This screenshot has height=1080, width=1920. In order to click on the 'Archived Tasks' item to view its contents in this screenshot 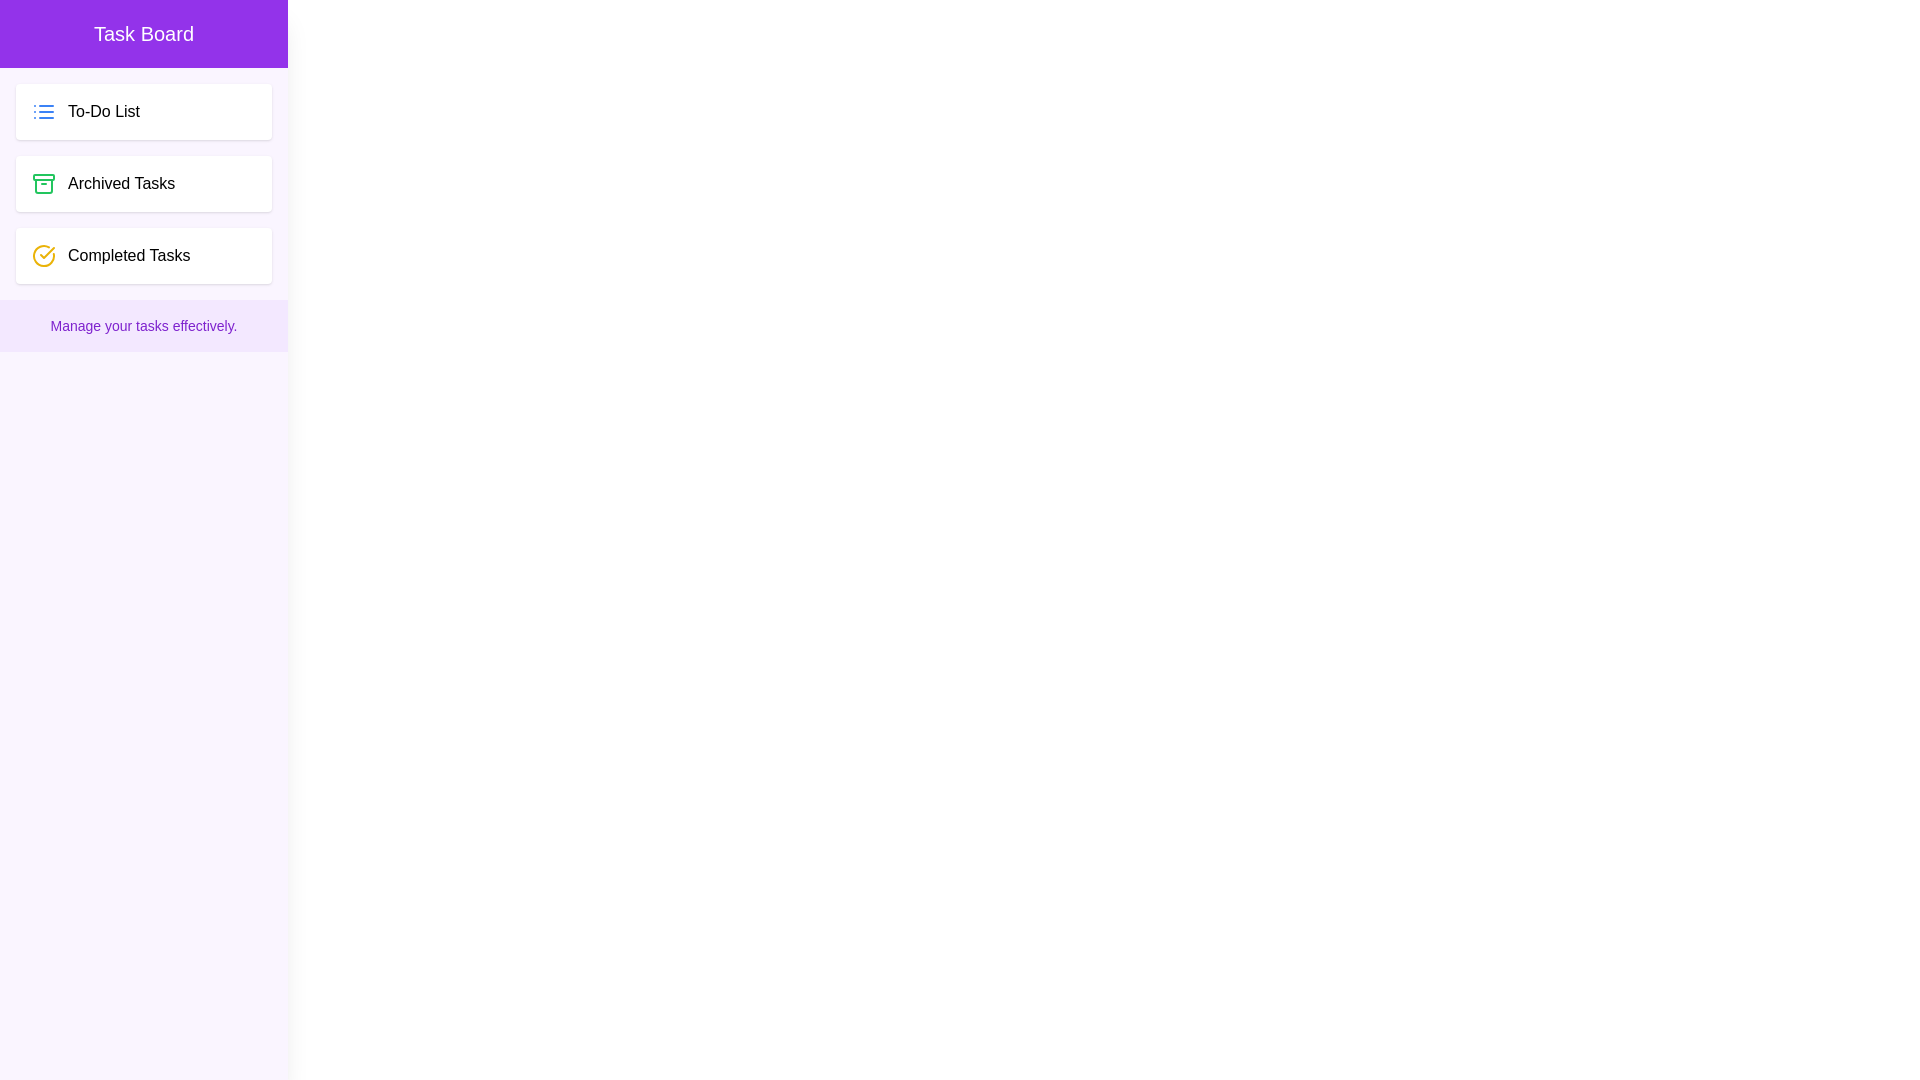, I will do `click(143, 184)`.